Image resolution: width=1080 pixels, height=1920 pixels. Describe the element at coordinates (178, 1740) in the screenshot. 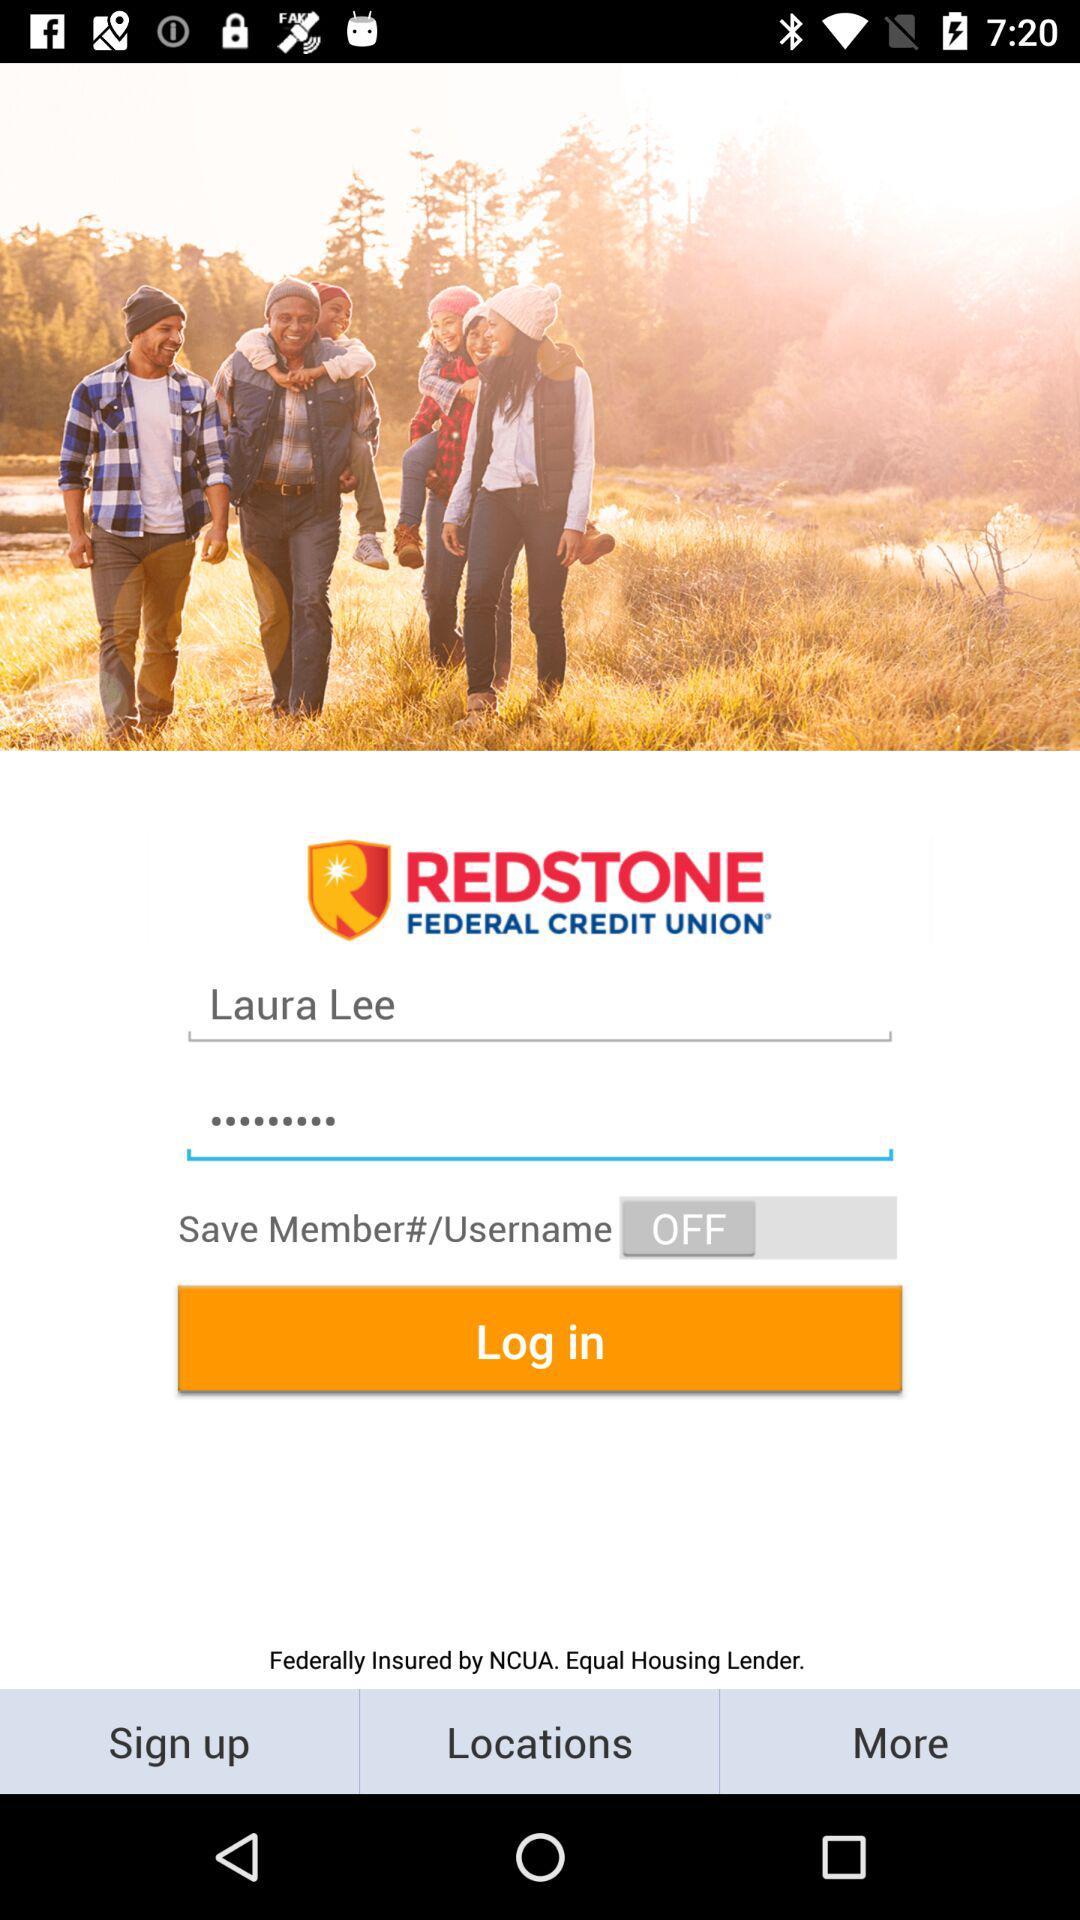

I see `the sign up icon` at that location.